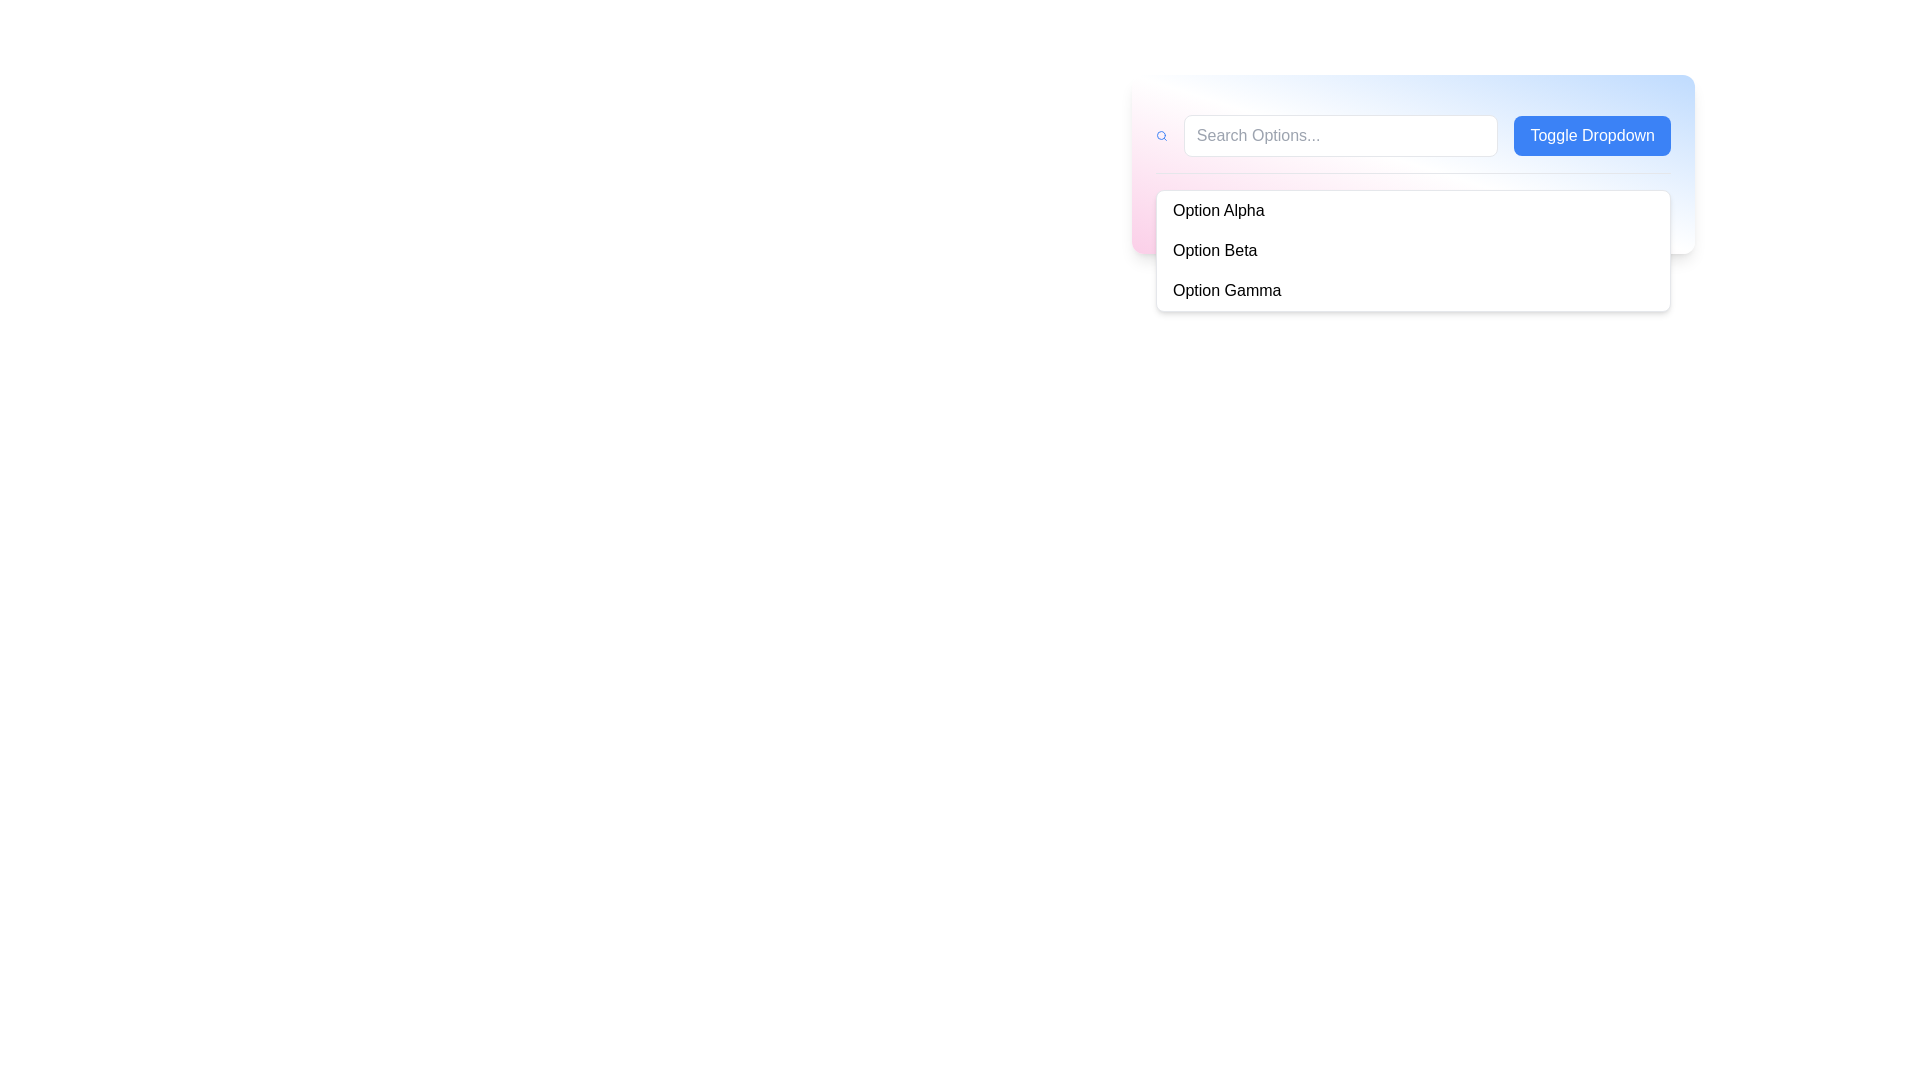 The width and height of the screenshot is (1920, 1080). Describe the element at coordinates (1412, 211) in the screenshot. I see `the first entry in the dropdown menu located directly below the 'Search Options' field` at that location.